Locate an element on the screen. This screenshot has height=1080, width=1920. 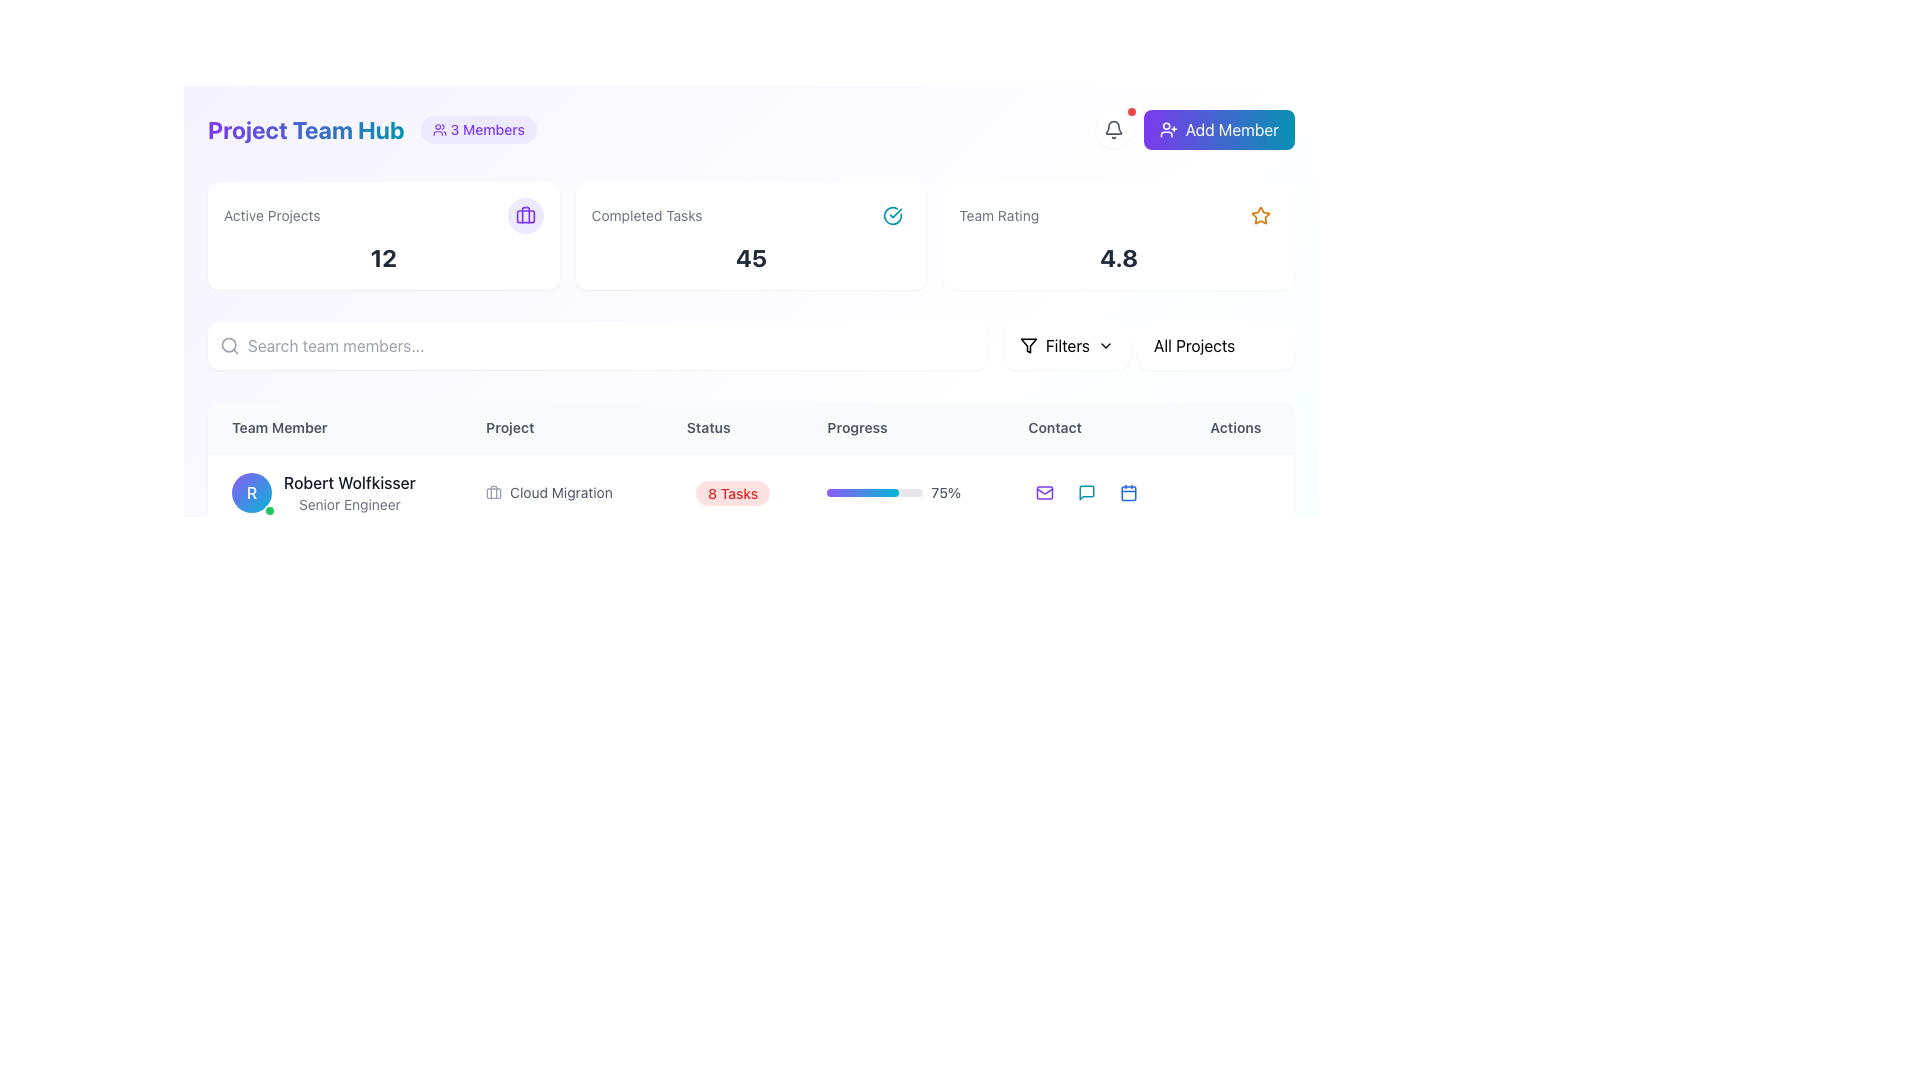
the progress bar indicating '75%' for user 'Robert Wolfkisser' in the team management interface is located at coordinates (902, 493).